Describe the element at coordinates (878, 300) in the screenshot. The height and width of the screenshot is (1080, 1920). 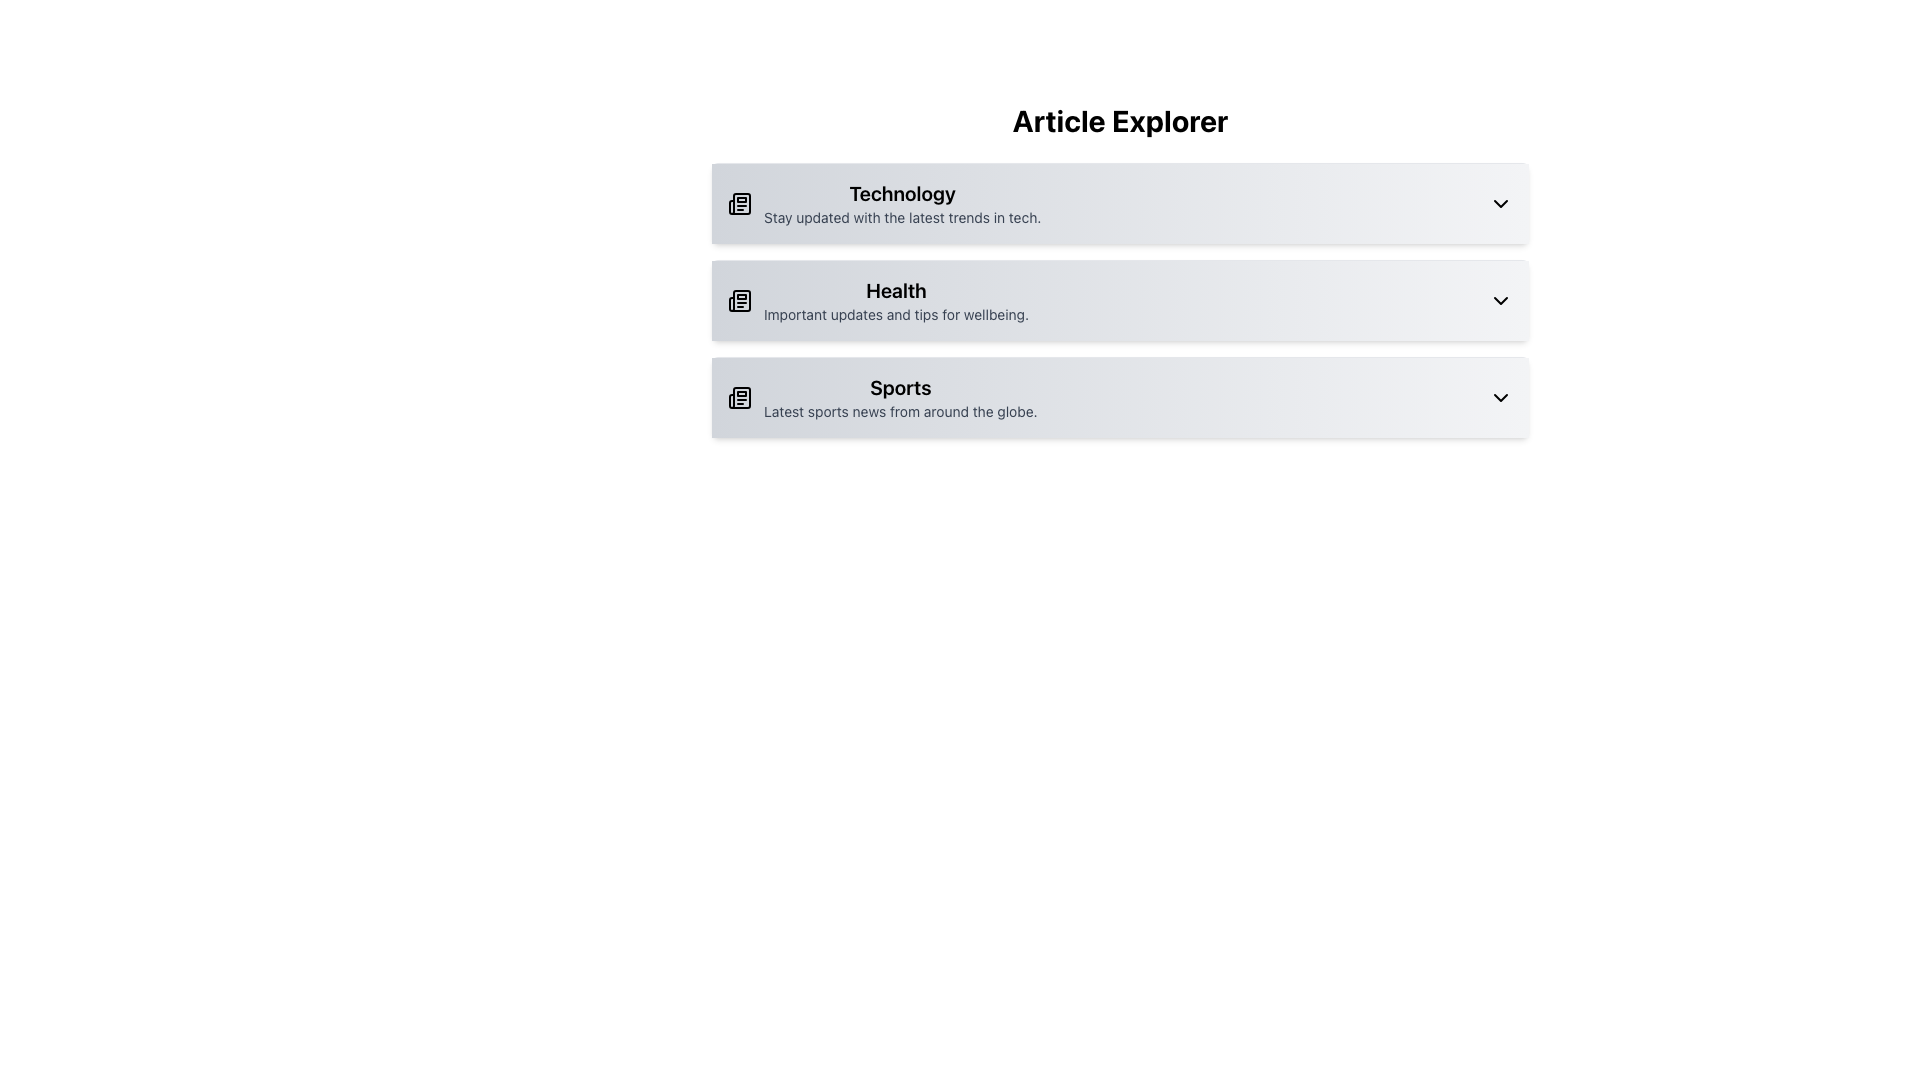
I see `the 'Health' group item, which contains an icon resembling a newspaper and two lines of text` at that location.